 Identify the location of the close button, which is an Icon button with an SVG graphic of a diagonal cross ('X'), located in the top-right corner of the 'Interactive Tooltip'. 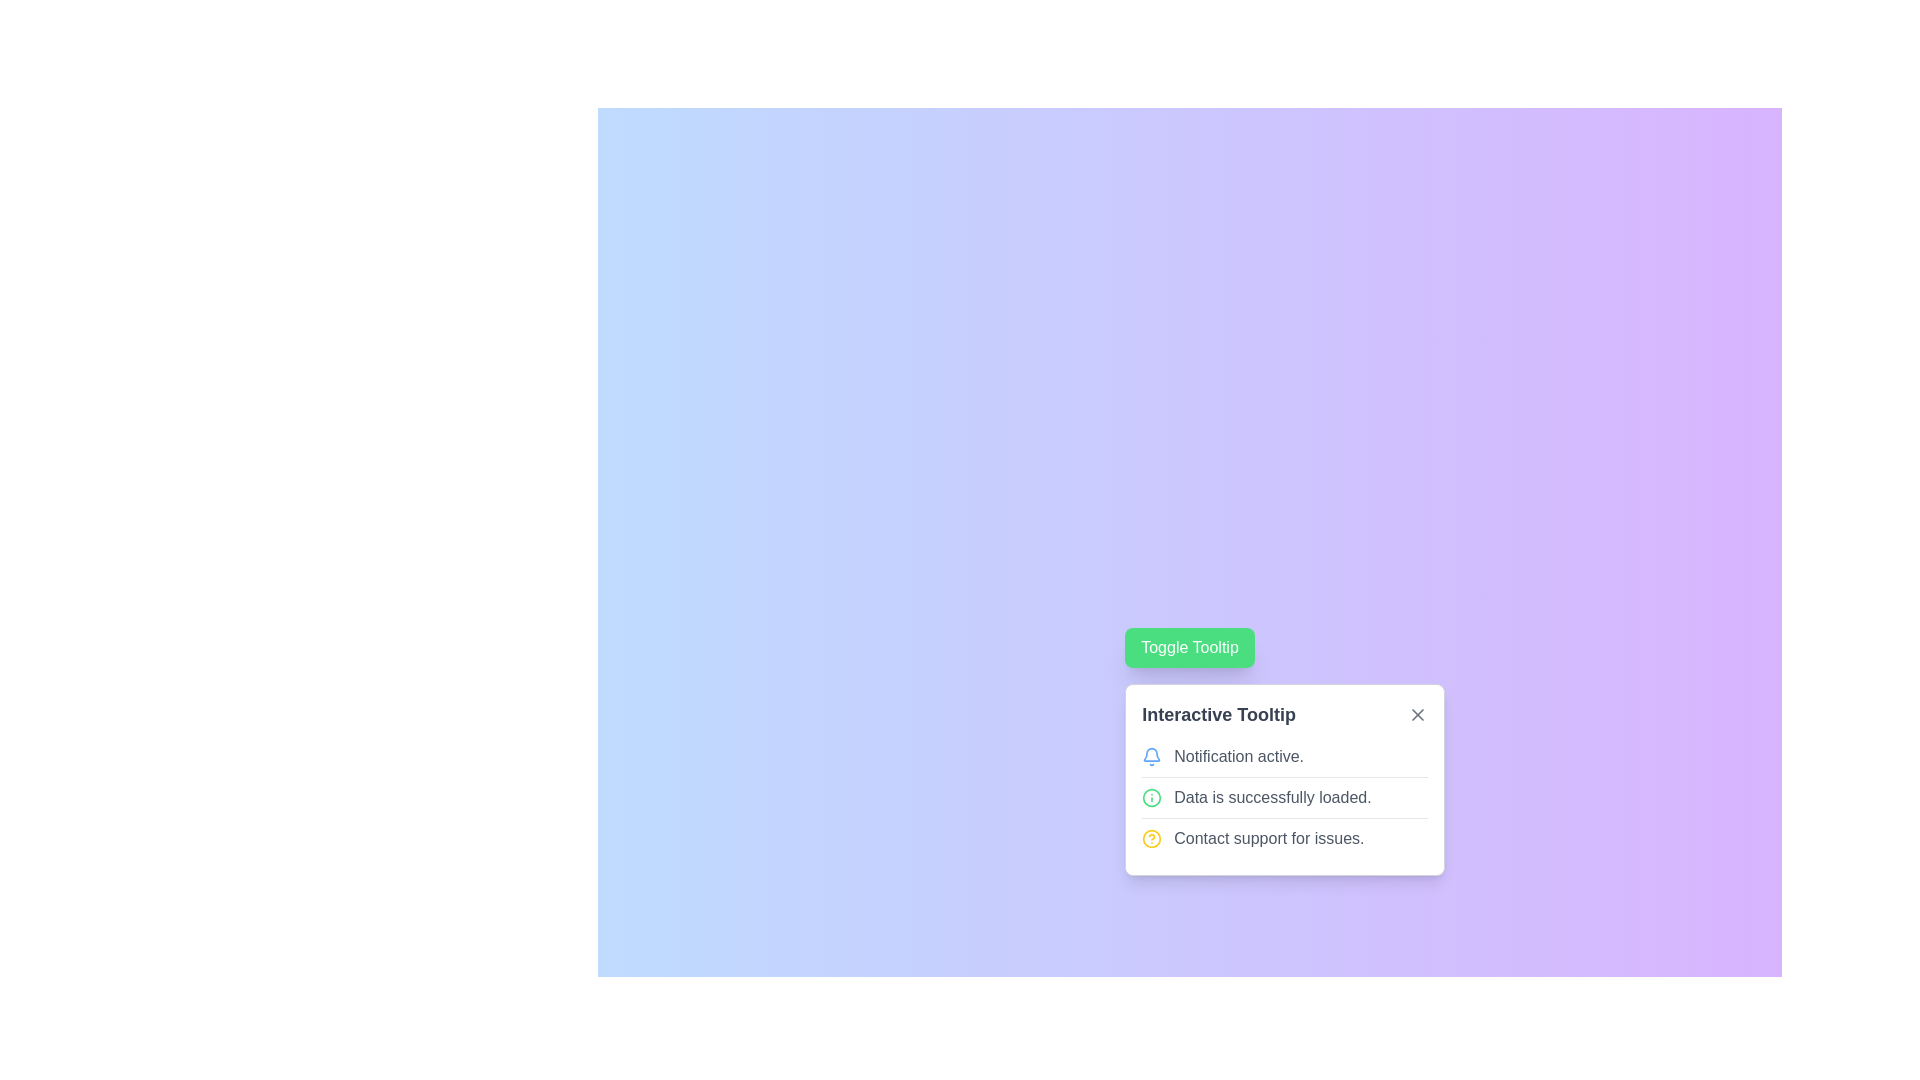
(1417, 713).